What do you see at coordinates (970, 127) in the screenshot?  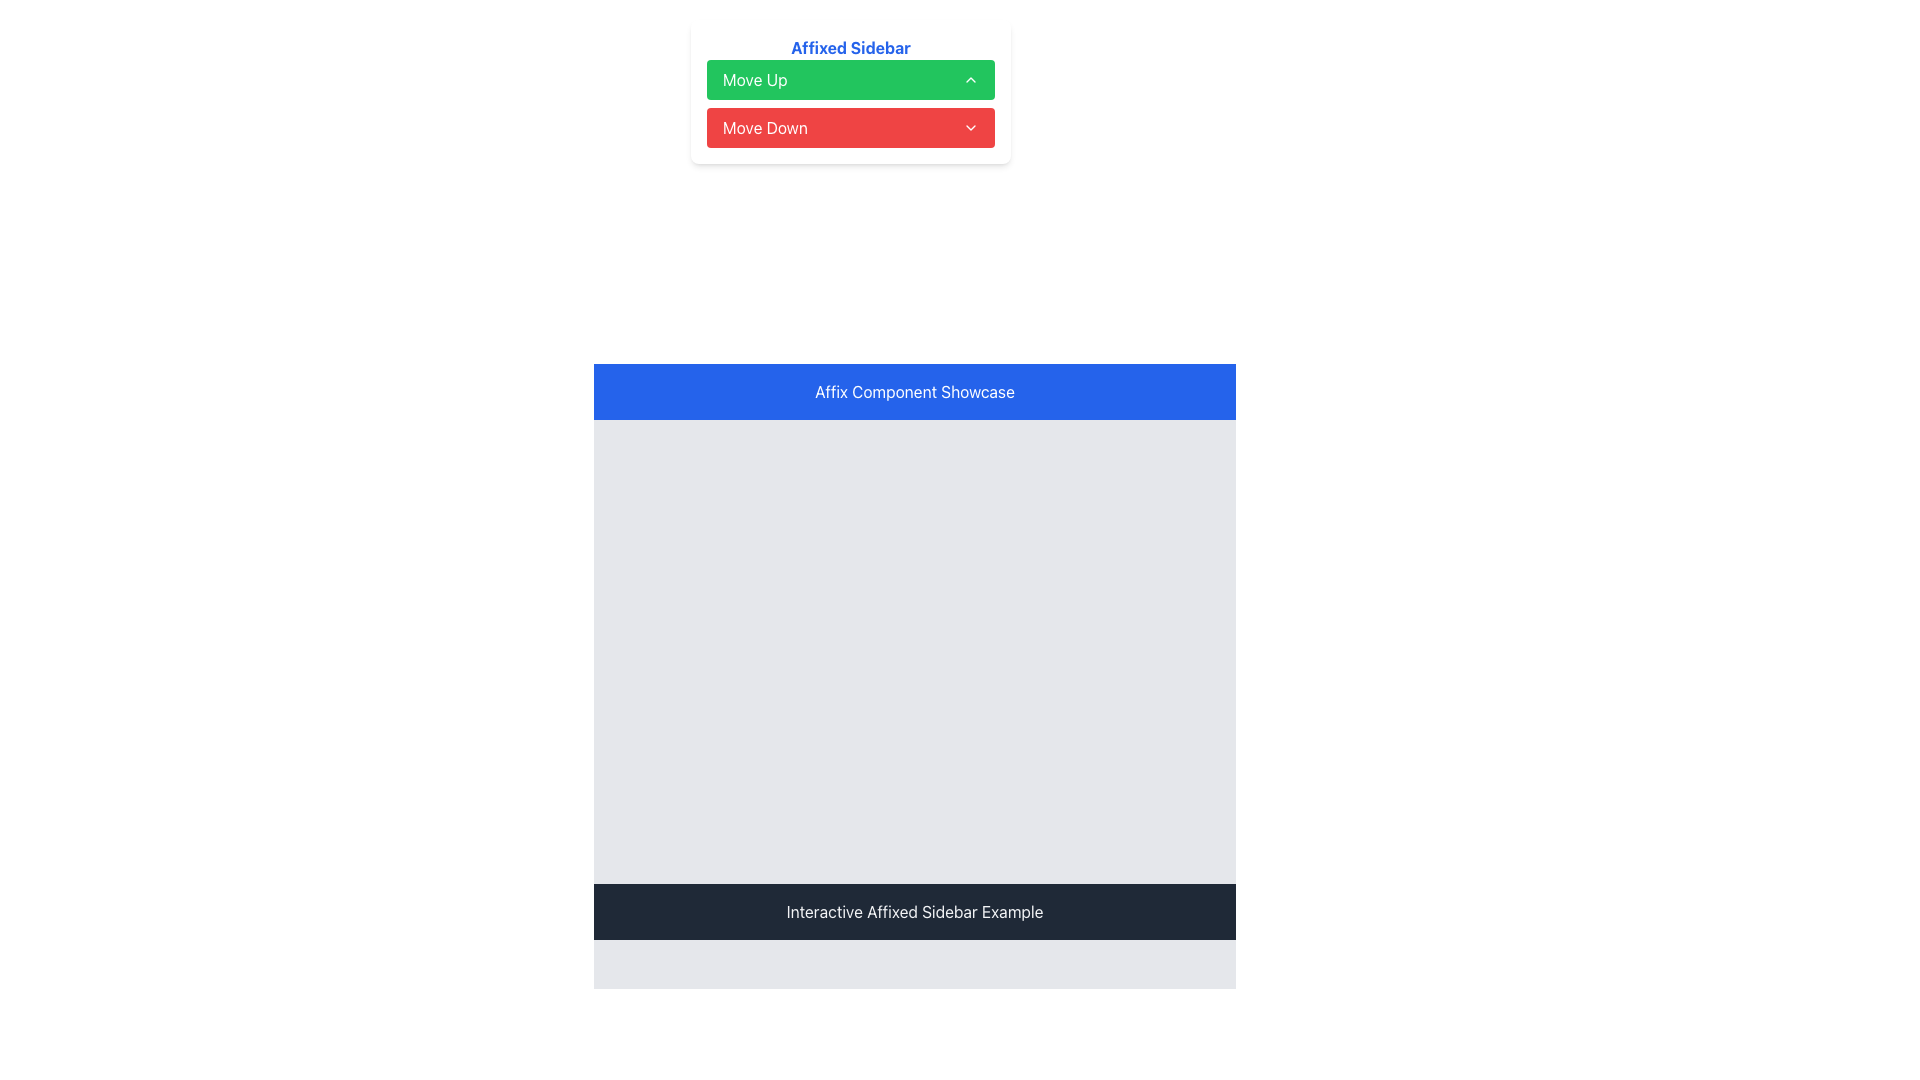 I see `the chevron icon indicating dropdown functionality located to the far-right of the red 'Move Down' button` at bounding box center [970, 127].